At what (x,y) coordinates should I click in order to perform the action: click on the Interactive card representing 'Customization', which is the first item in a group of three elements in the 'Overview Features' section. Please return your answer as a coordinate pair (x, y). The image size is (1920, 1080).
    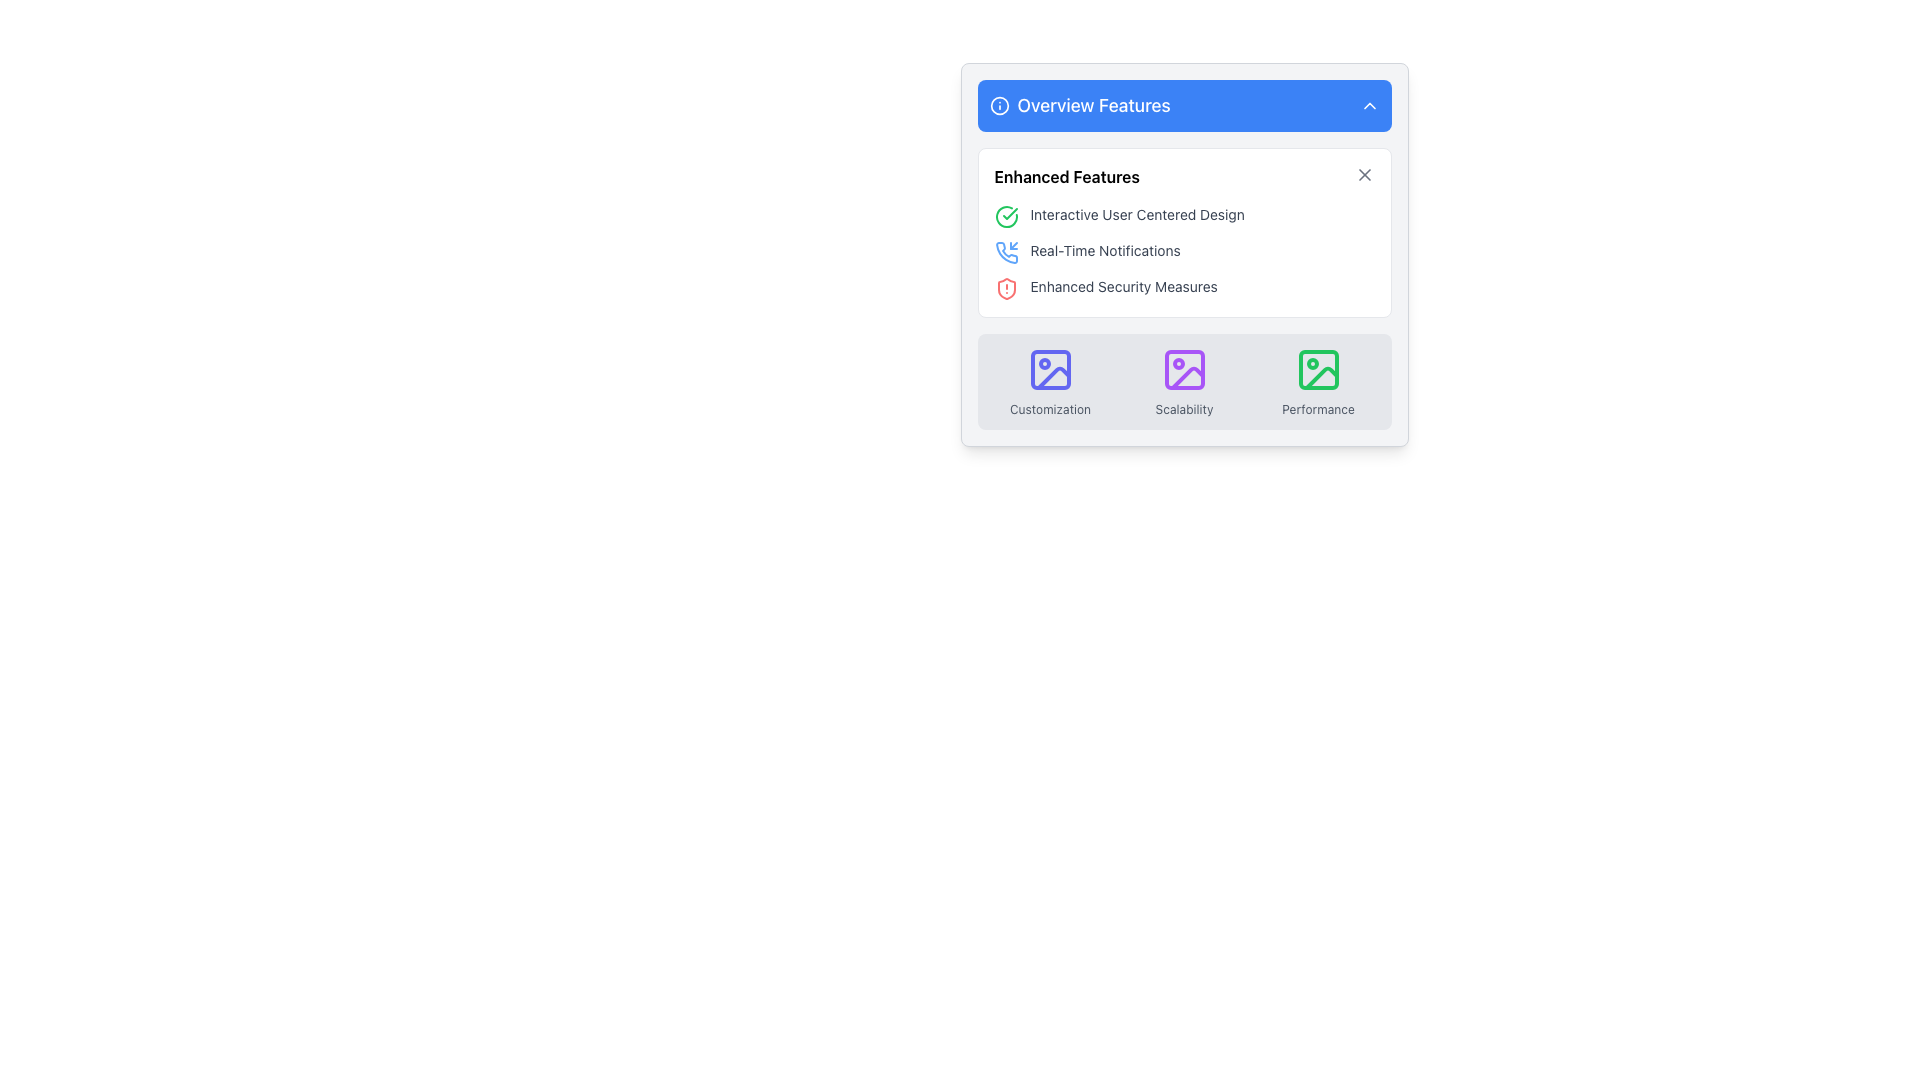
    Looking at the image, I should click on (1049, 381).